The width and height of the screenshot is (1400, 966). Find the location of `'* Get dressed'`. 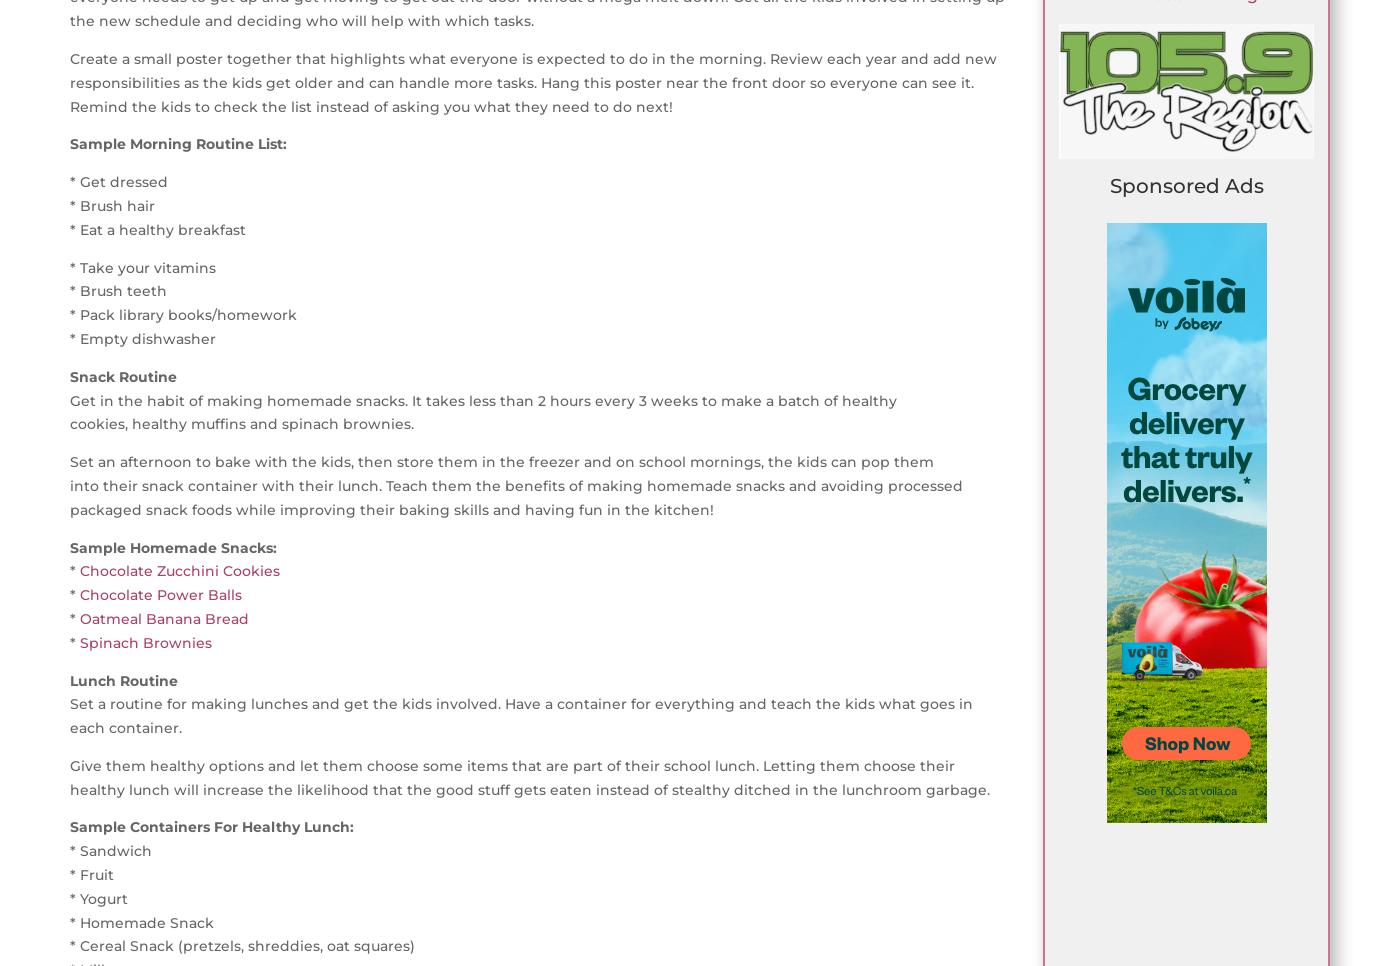

'* Get dressed' is located at coordinates (119, 181).